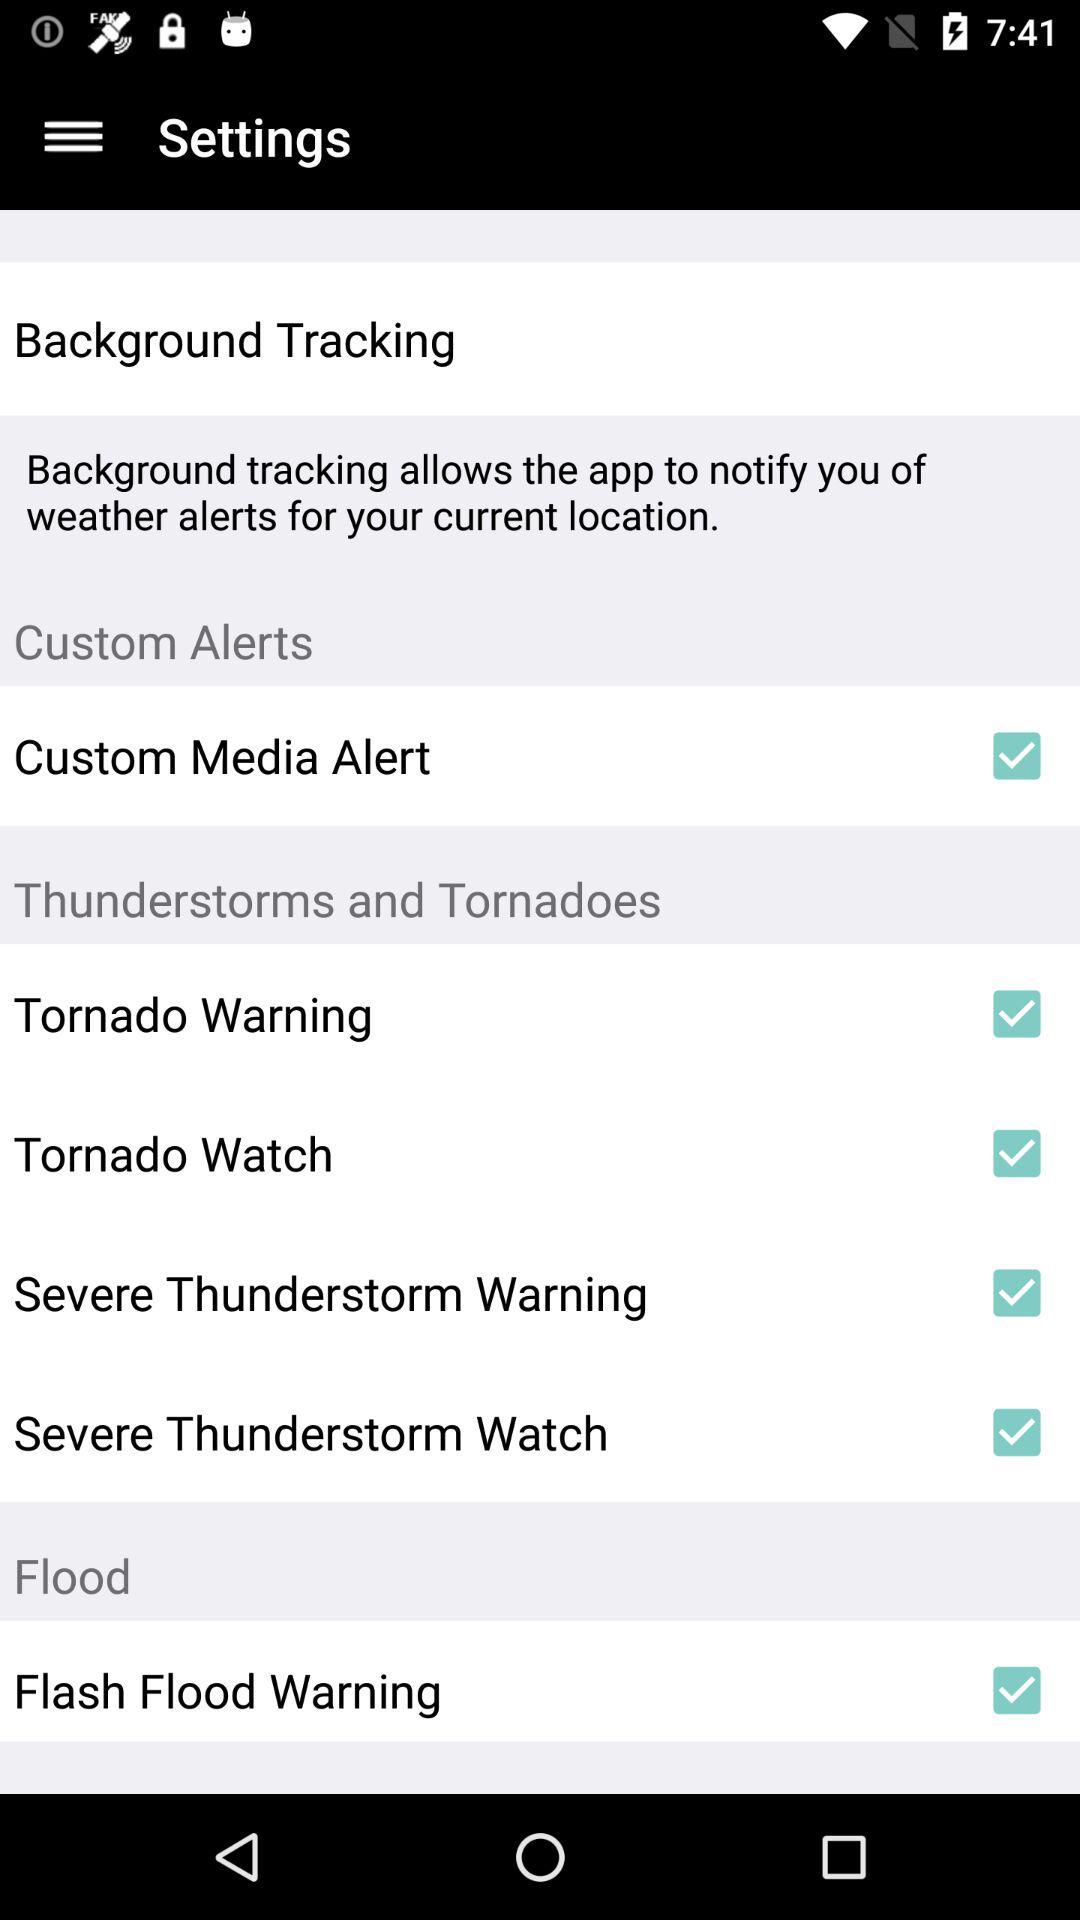  I want to click on see menu, so click(72, 135).